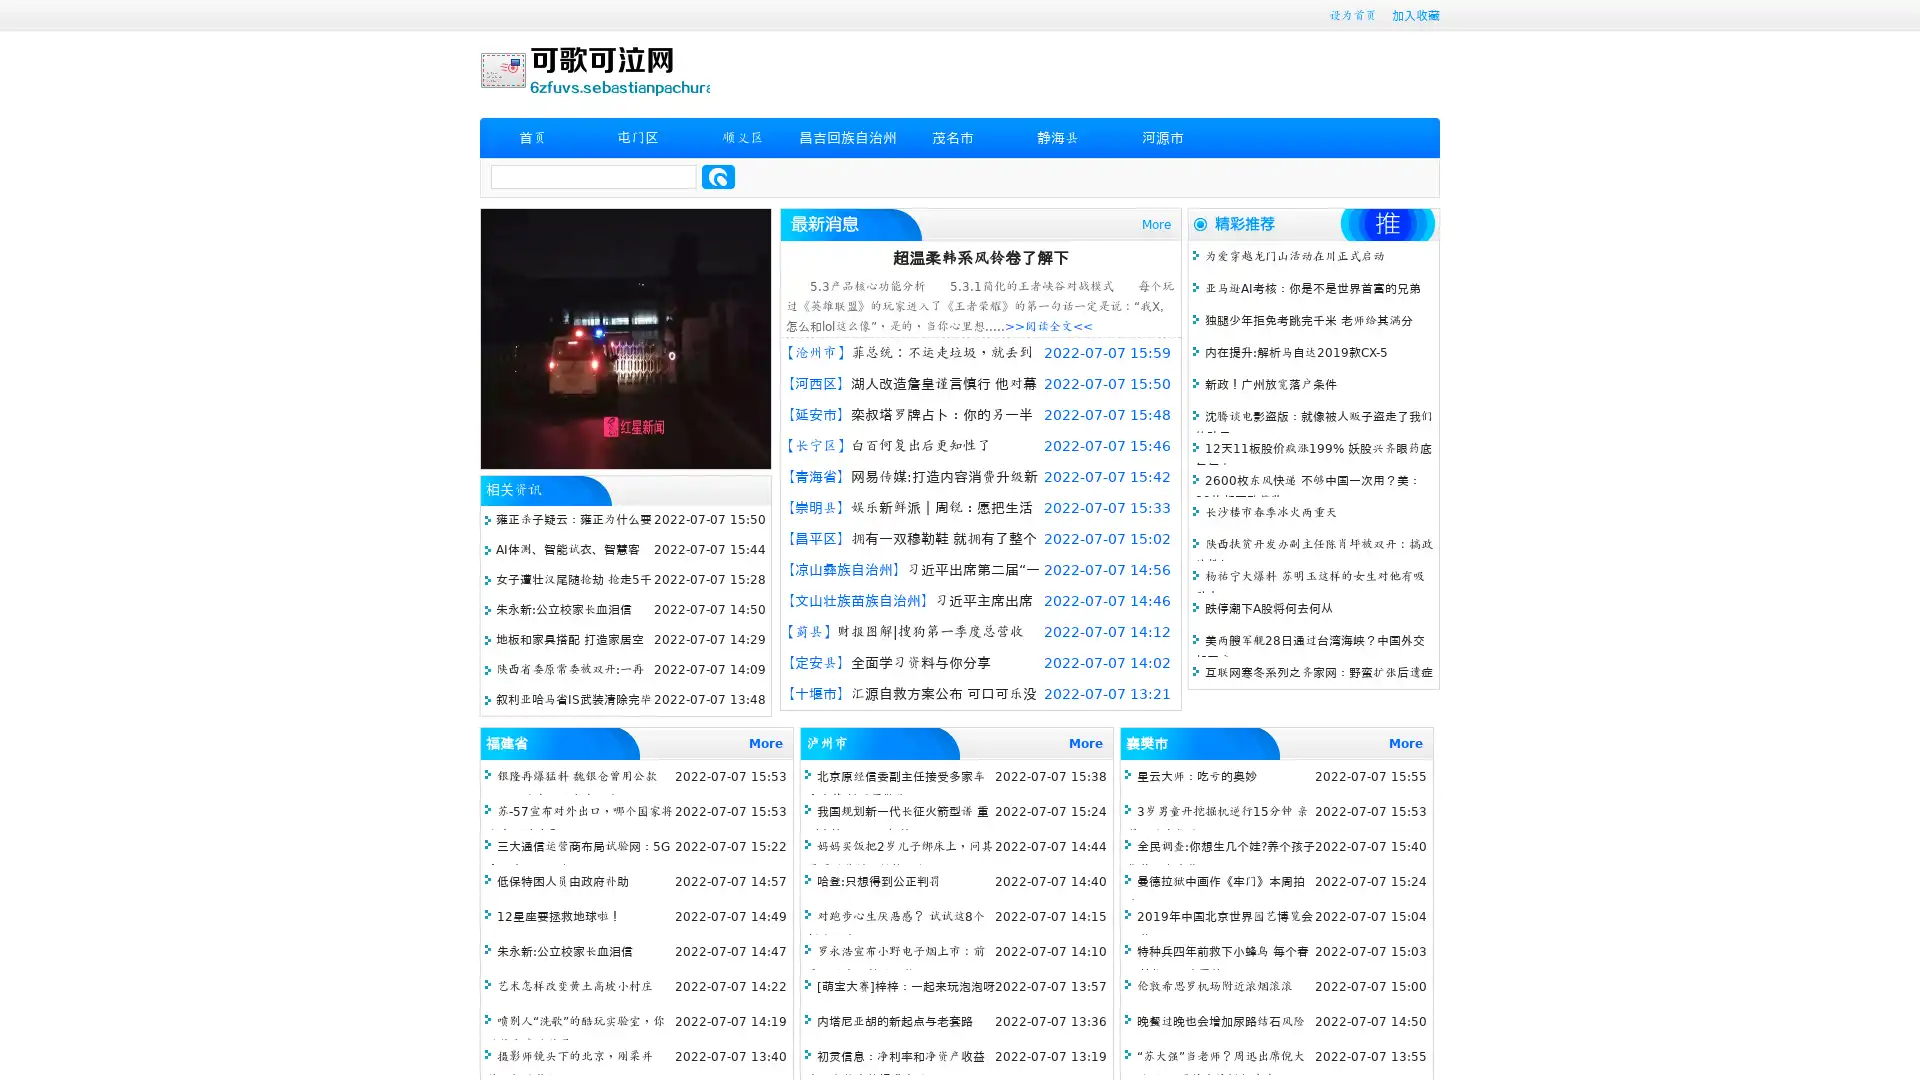 The height and width of the screenshot is (1080, 1920). I want to click on Search, so click(718, 176).